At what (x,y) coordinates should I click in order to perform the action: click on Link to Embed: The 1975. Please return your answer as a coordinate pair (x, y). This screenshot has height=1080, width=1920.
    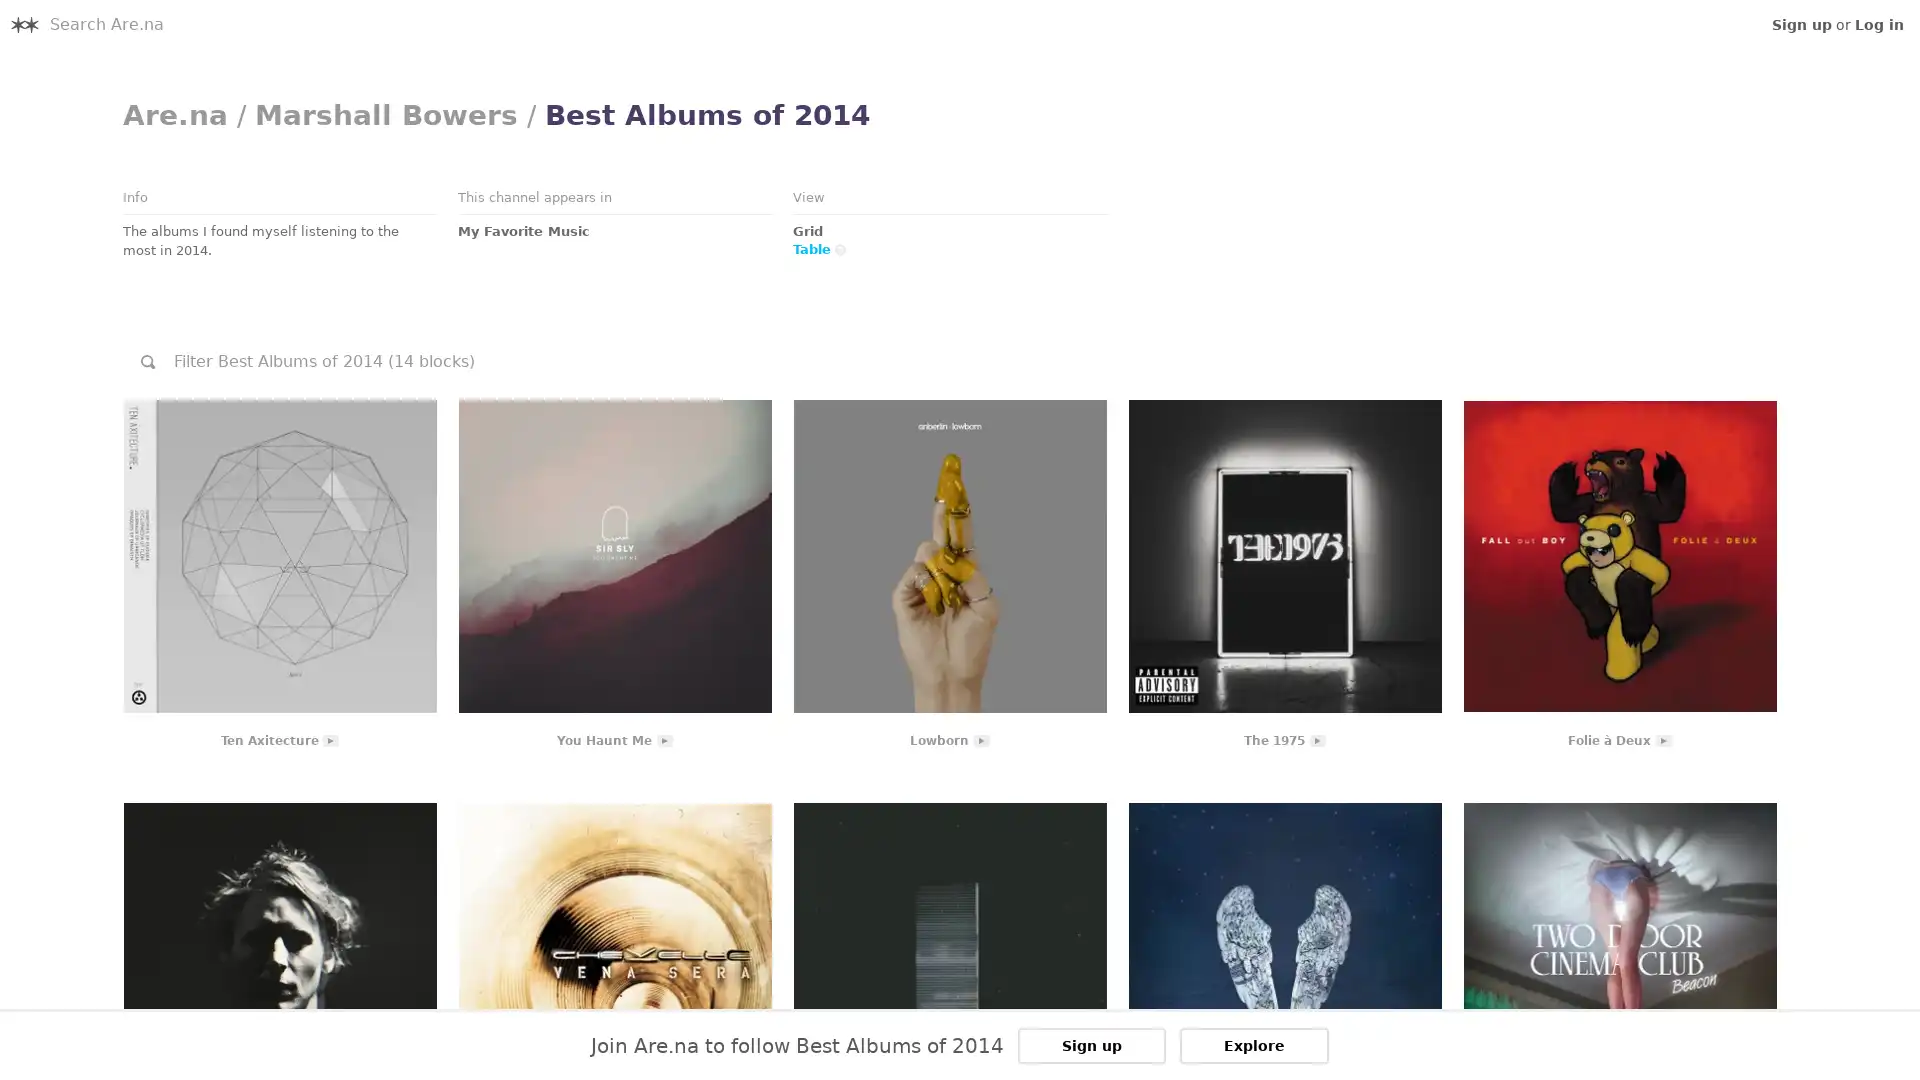
    Looking at the image, I should click on (1284, 555).